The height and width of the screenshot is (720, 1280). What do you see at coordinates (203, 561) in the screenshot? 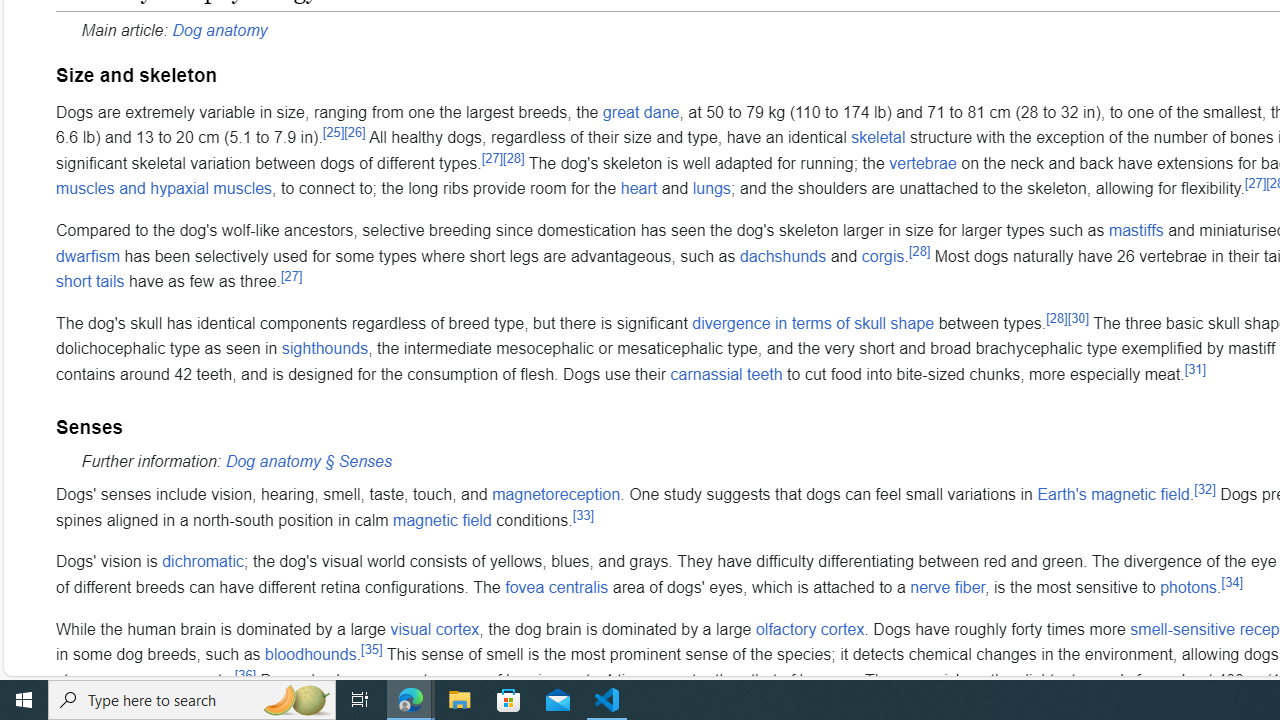
I see `'dichromatic'` at bounding box center [203, 561].